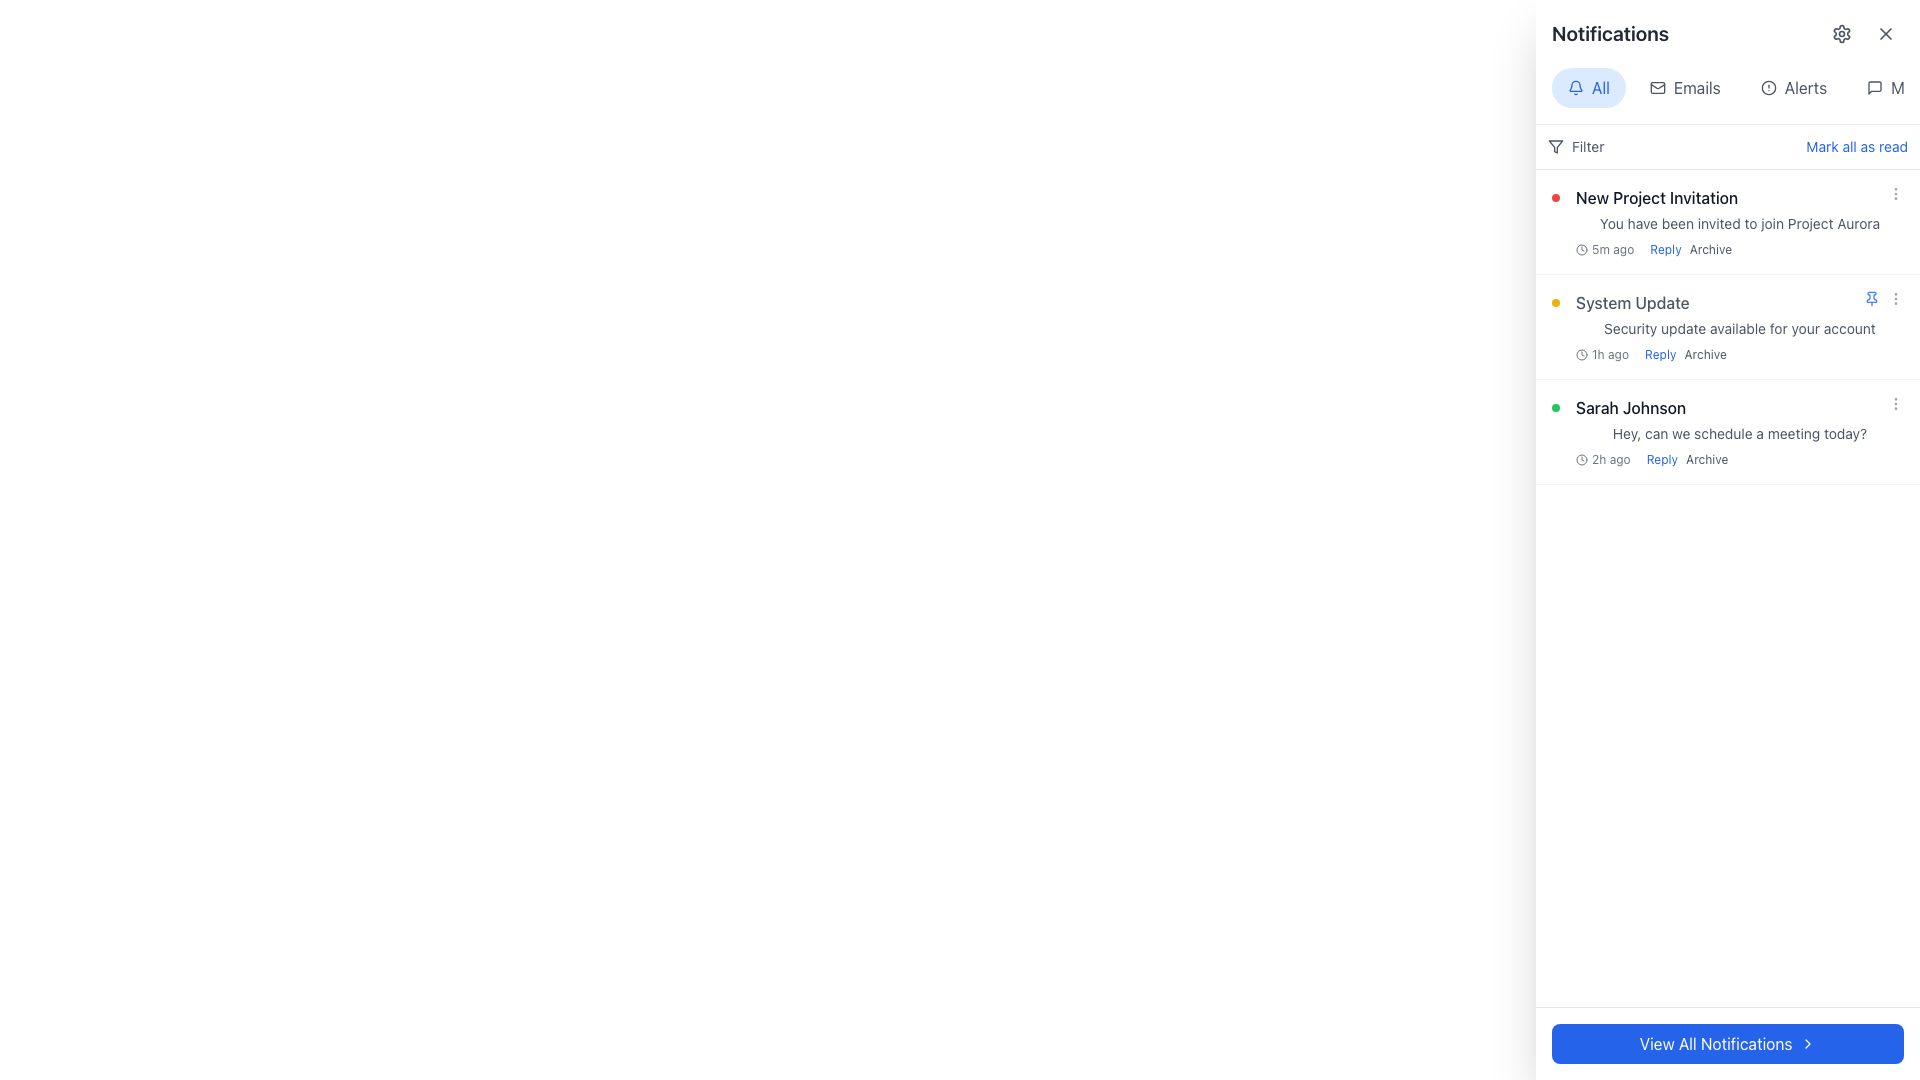  What do you see at coordinates (1704, 353) in the screenshot?
I see `the 'Archive' button located next to the 'Reply' button in the notification for 'System Update'` at bounding box center [1704, 353].